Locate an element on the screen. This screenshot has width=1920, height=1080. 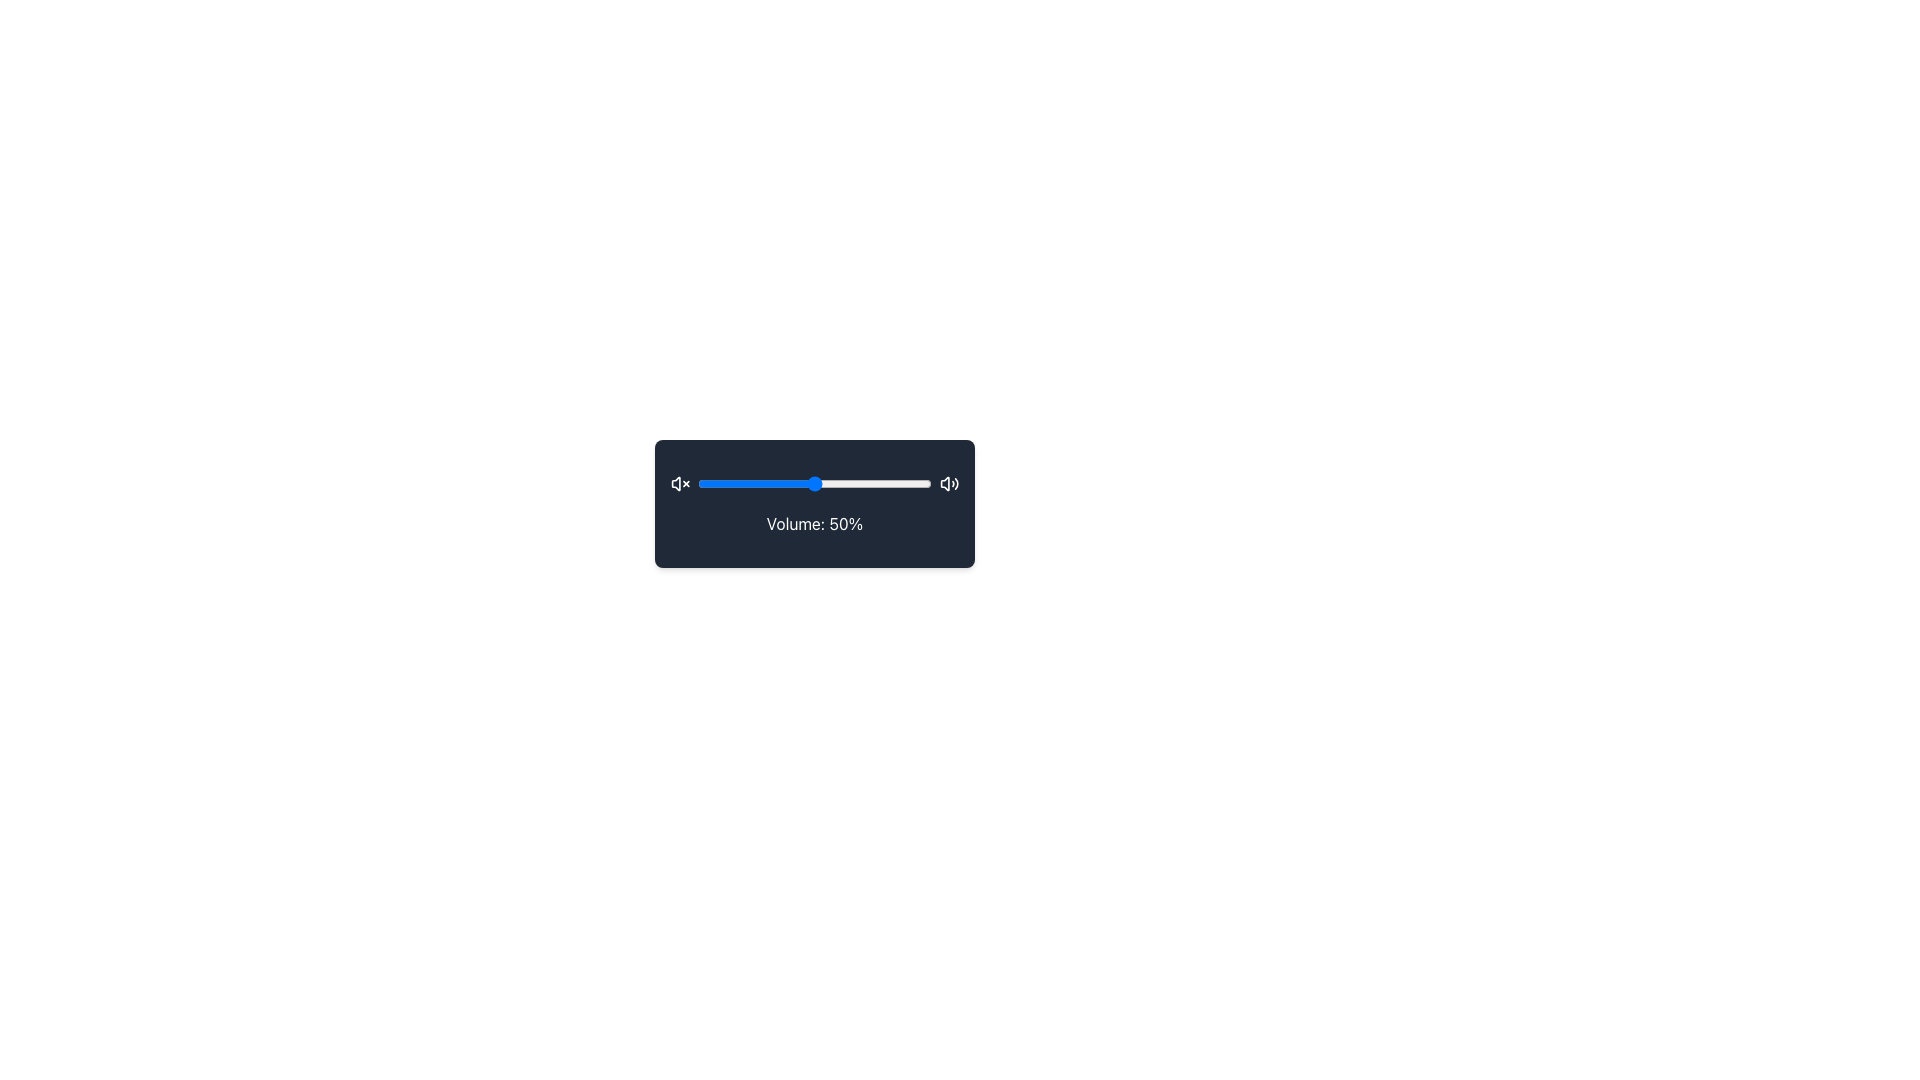
the volume is located at coordinates (858, 483).